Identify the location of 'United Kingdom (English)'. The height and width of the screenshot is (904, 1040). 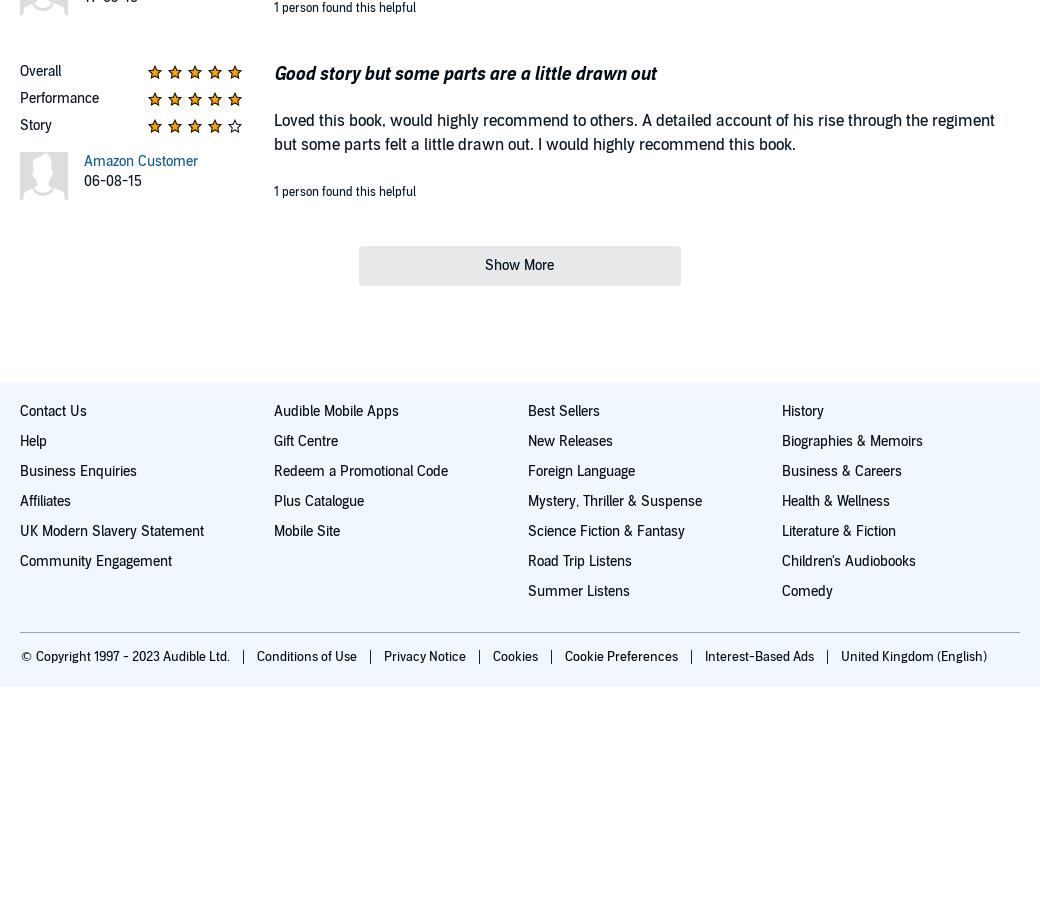
(913, 656).